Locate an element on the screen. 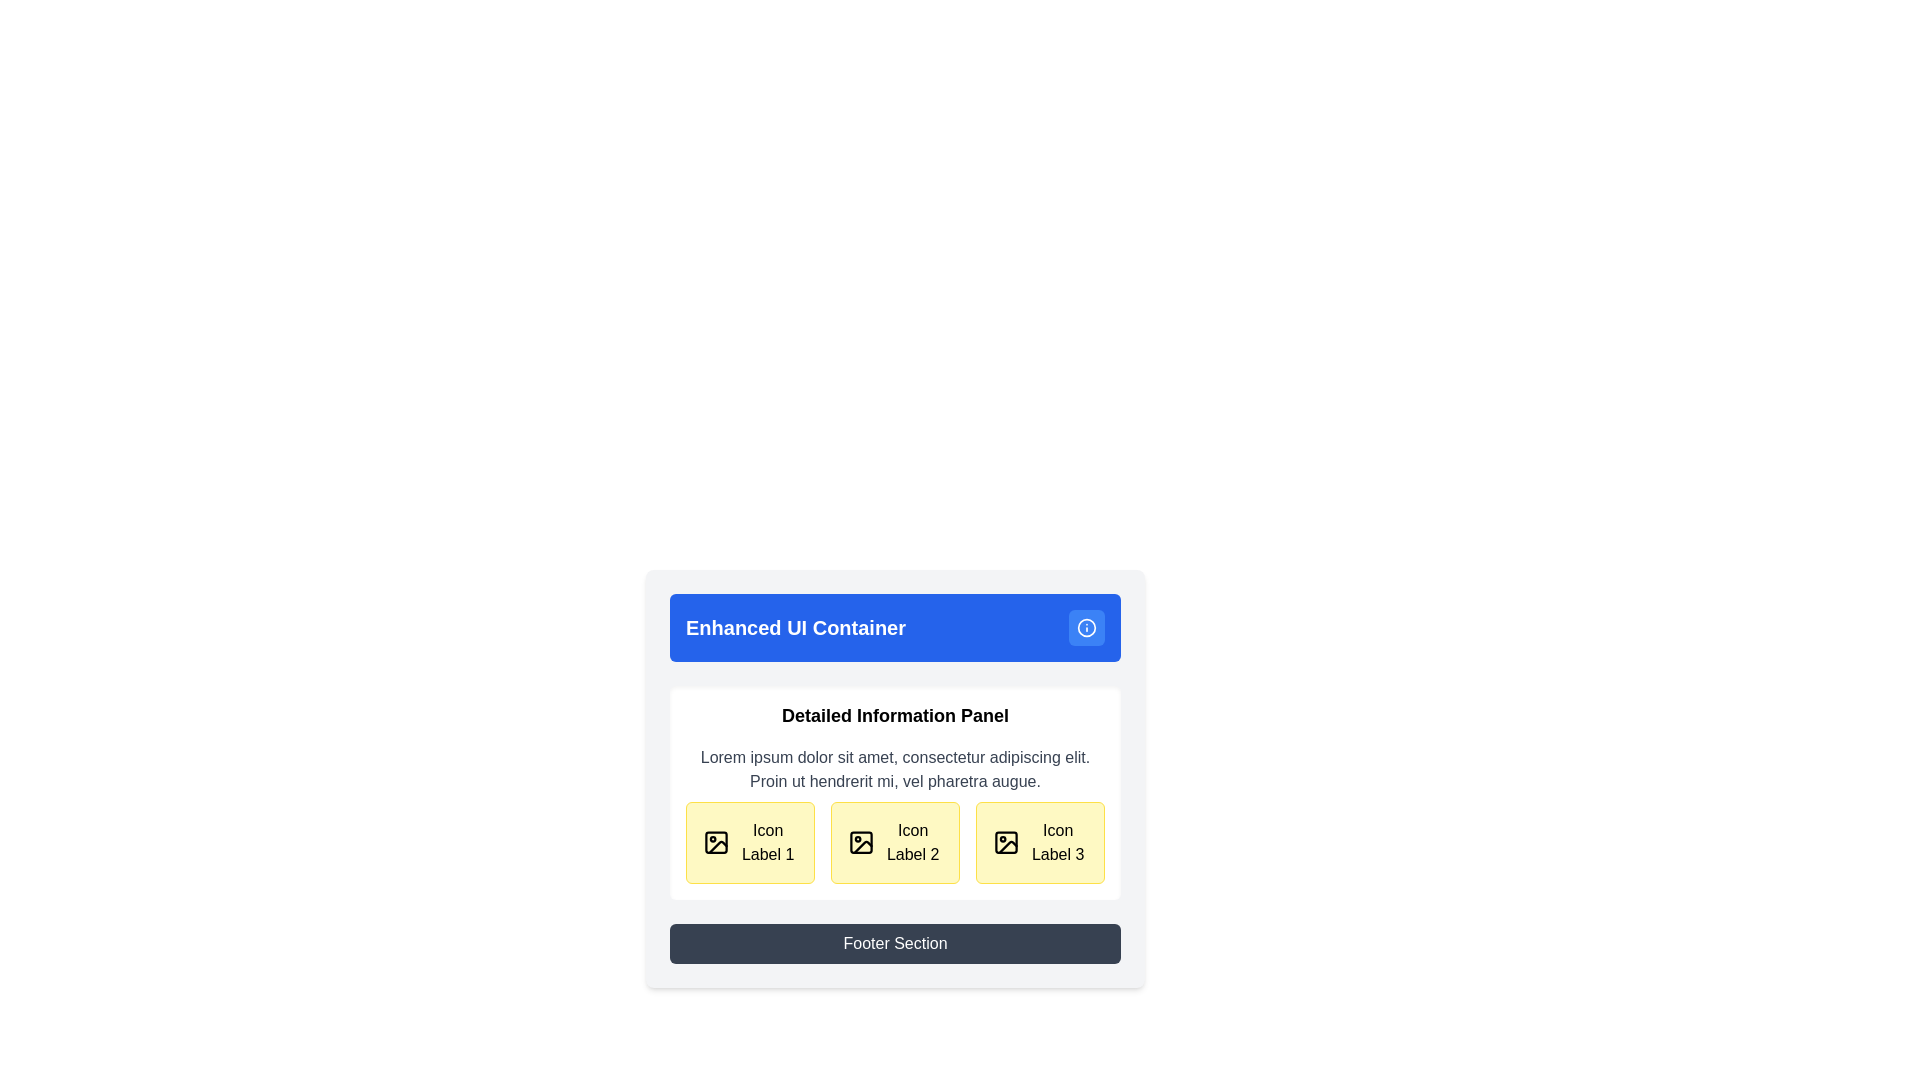 The width and height of the screenshot is (1920, 1080). the Text Label that is located in the yellow-highlighted box under the 'Detailed Information Panel', positioned between 'Icon Label 1' and 'Icon Label 3' is located at coordinates (912, 843).